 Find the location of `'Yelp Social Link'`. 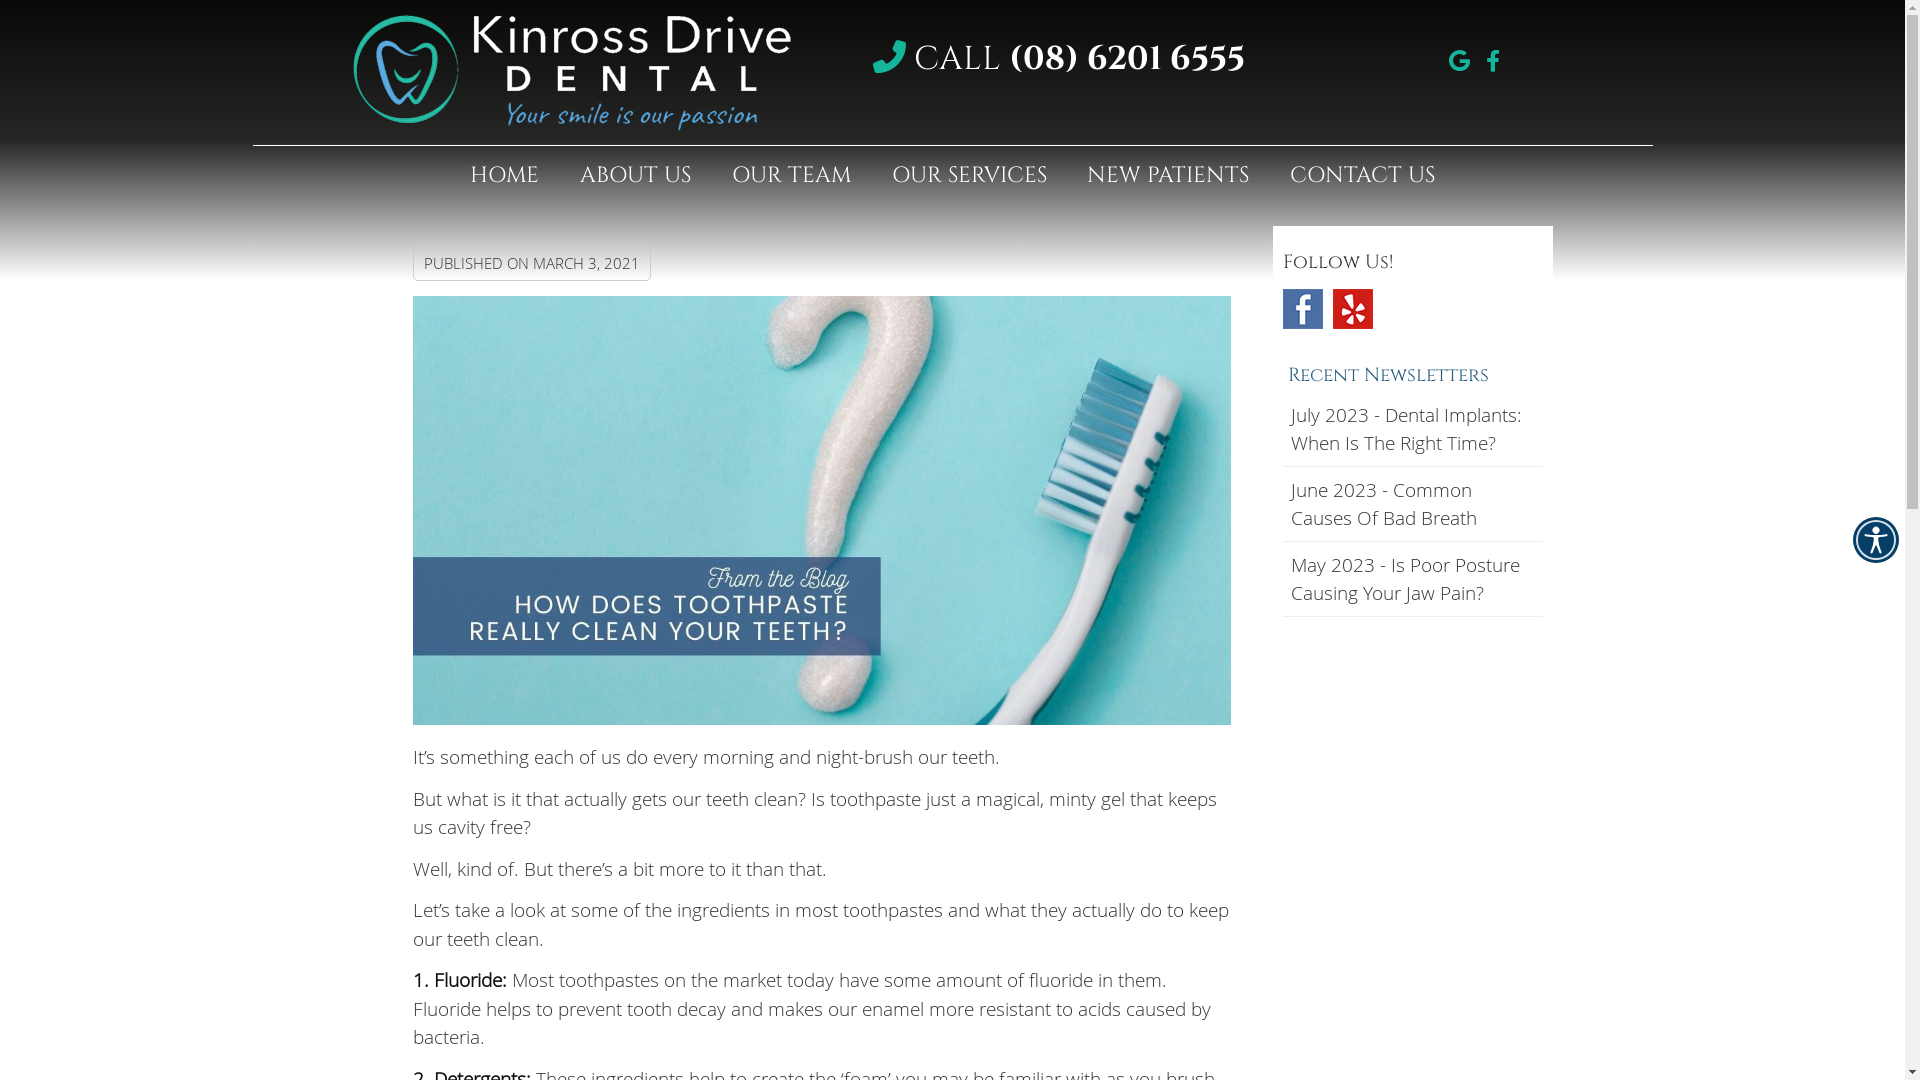

'Yelp Social Link' is located at coordinates (1352, 308).